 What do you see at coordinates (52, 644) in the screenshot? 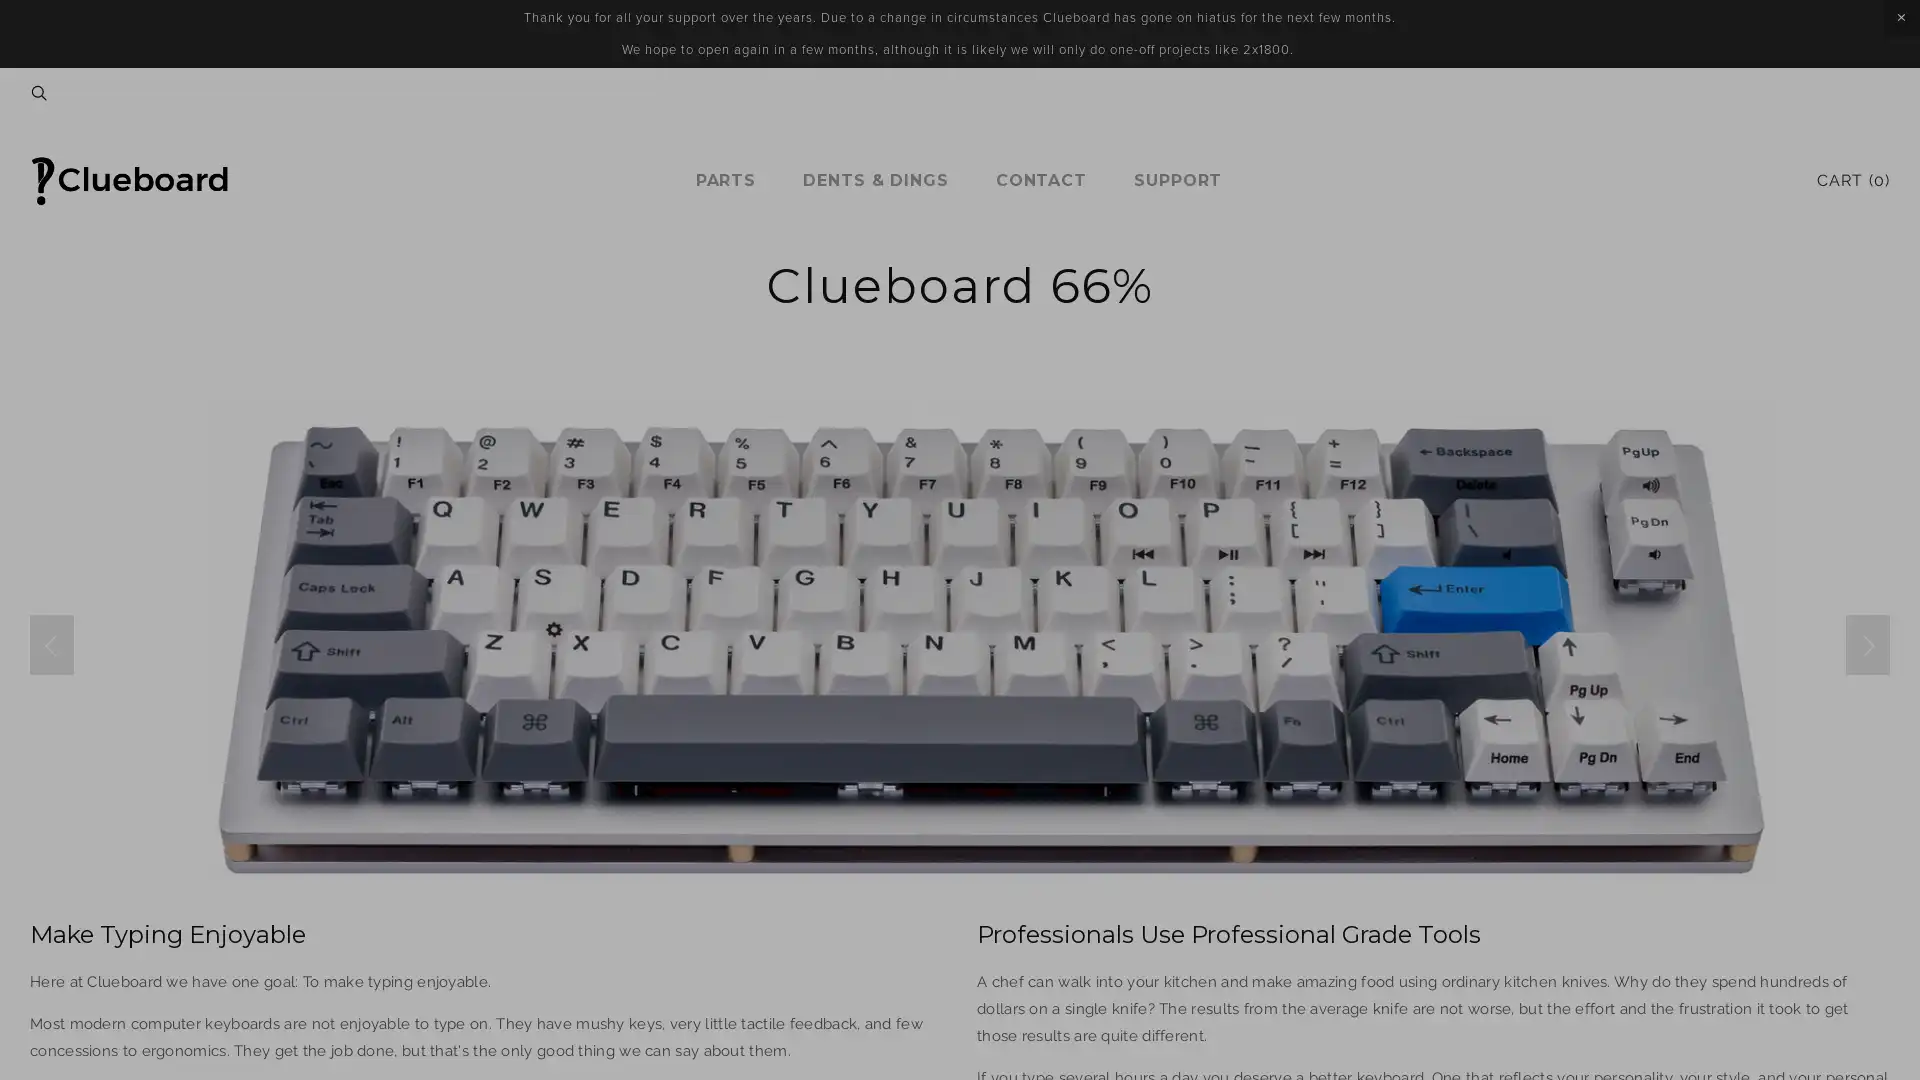
I see `Previous Slide` at bounding box center [52, 644].